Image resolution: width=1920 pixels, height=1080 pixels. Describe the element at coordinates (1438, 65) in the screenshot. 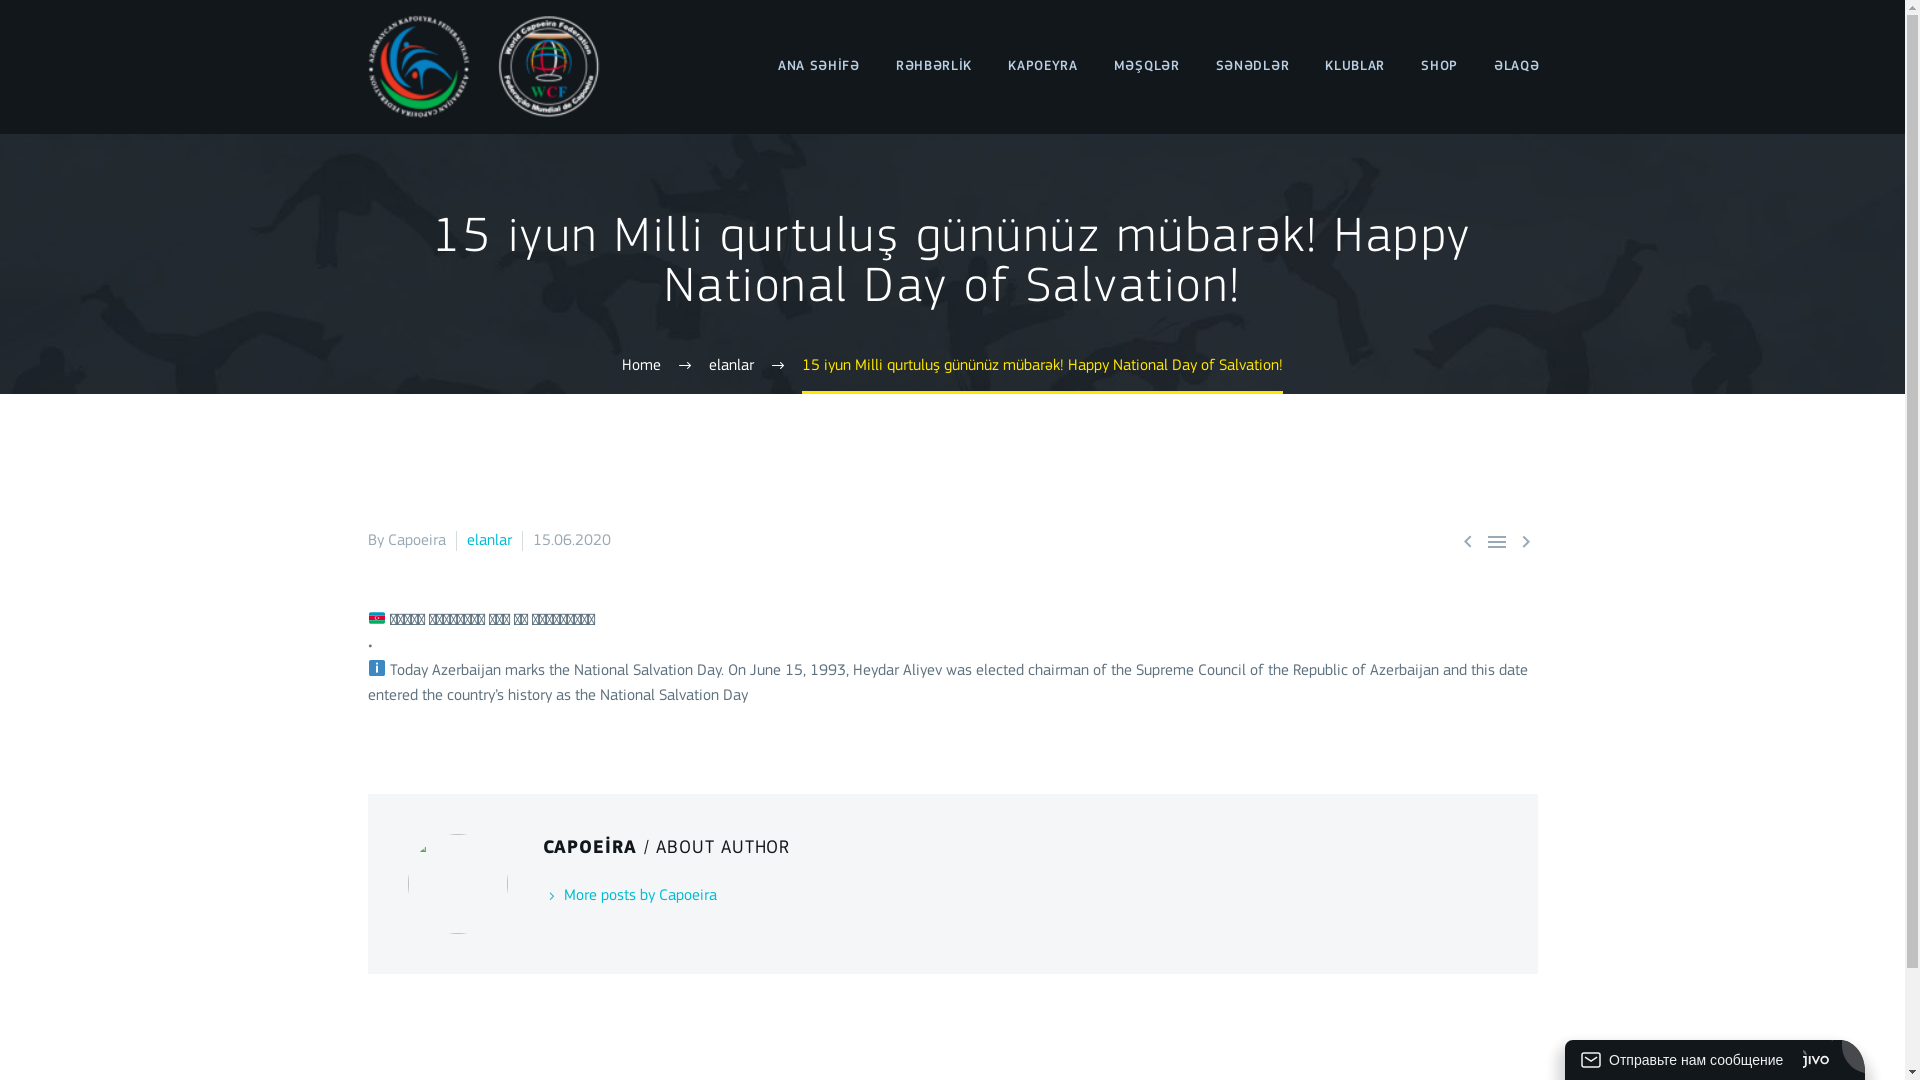

I see `'SHOP'` at that location.